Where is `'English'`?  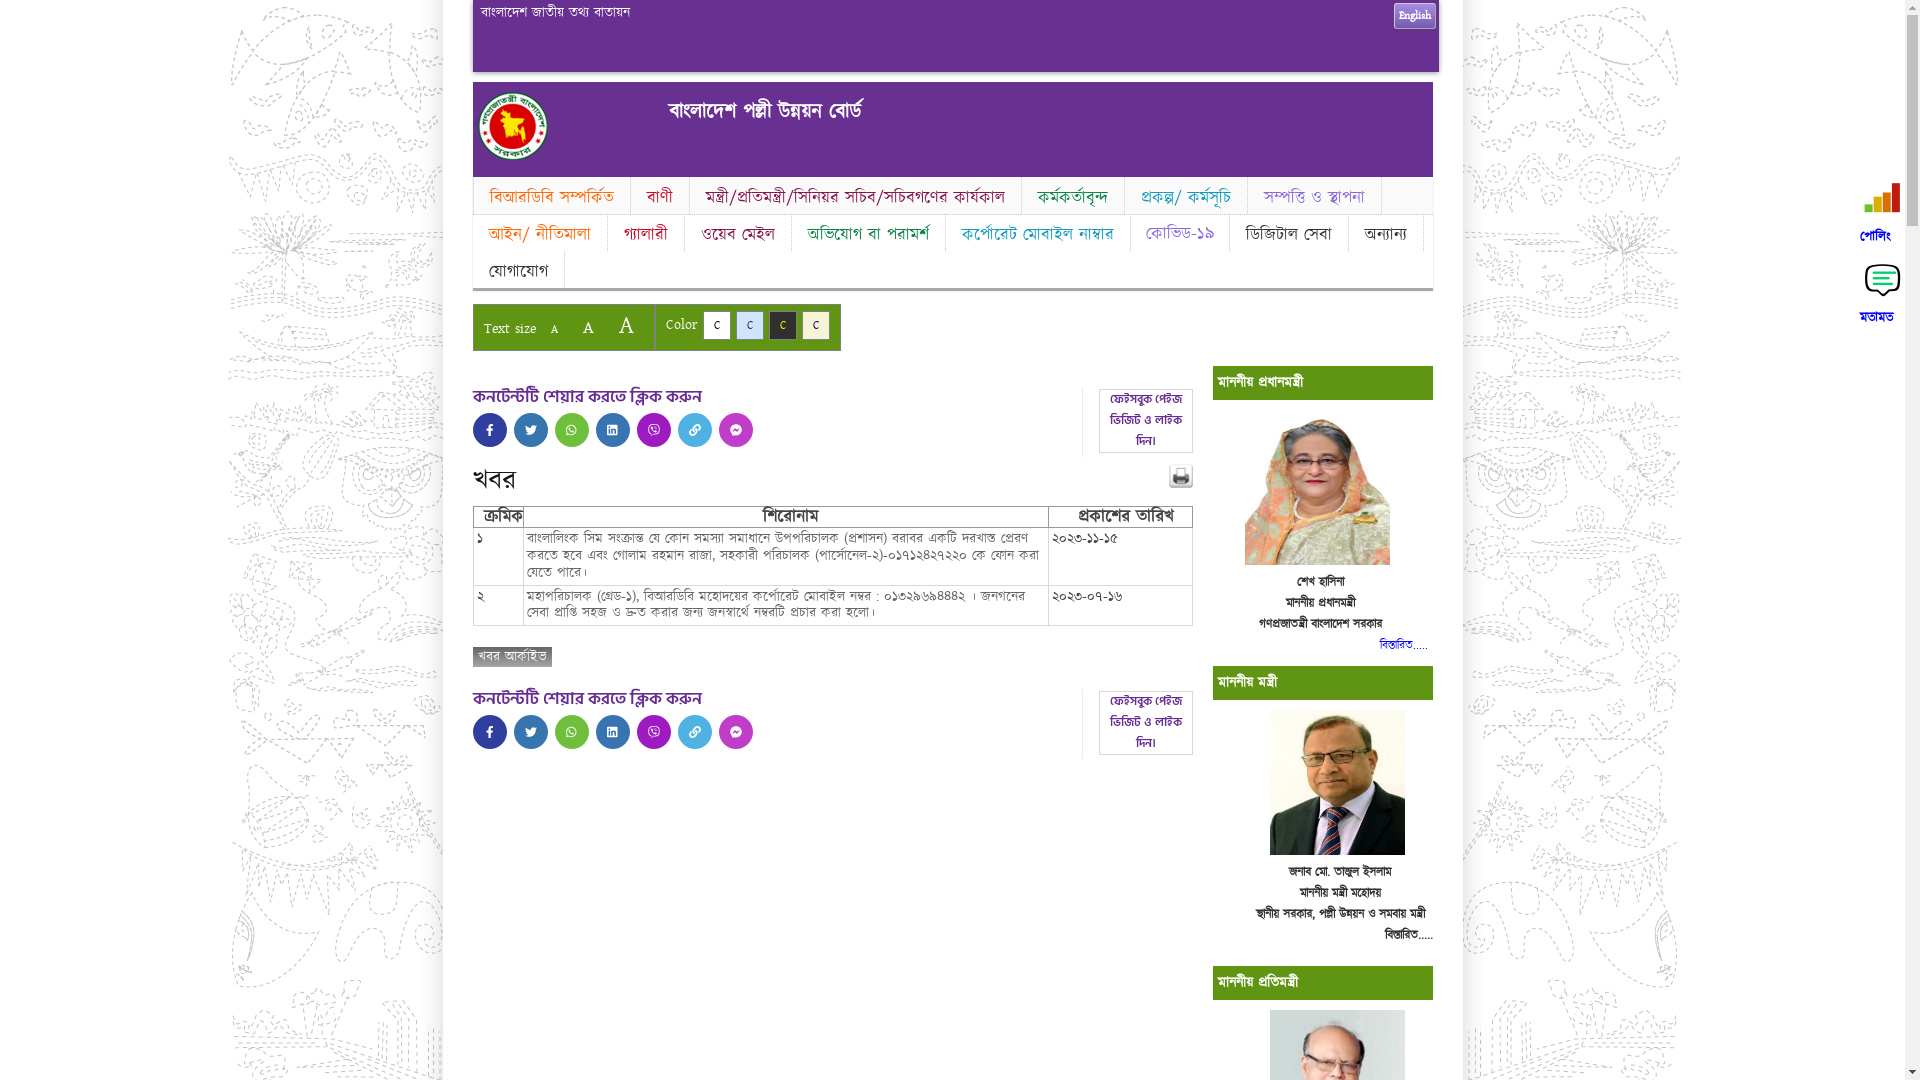
'English' is located at coordinates (1414, 15).